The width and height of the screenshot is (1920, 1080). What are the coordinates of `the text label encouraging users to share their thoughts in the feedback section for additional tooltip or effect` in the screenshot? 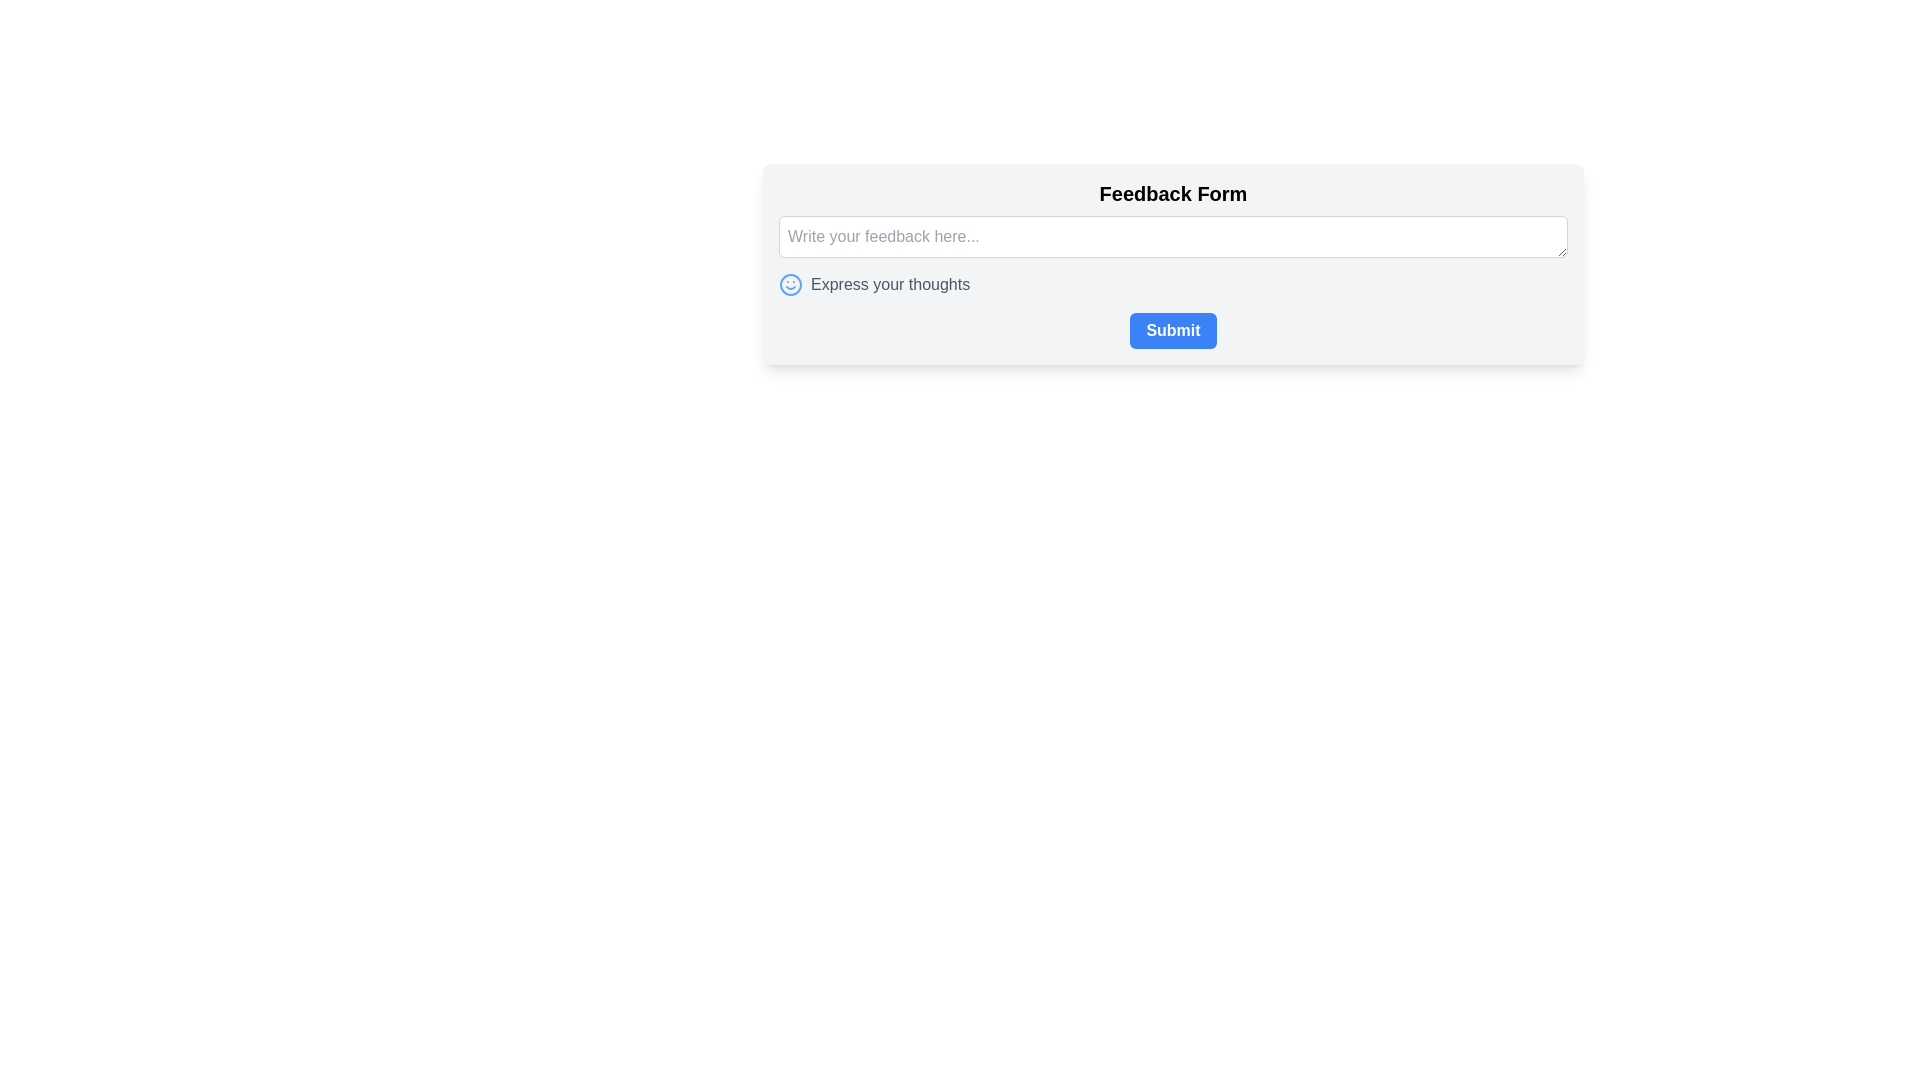 It's located at (889, 285).